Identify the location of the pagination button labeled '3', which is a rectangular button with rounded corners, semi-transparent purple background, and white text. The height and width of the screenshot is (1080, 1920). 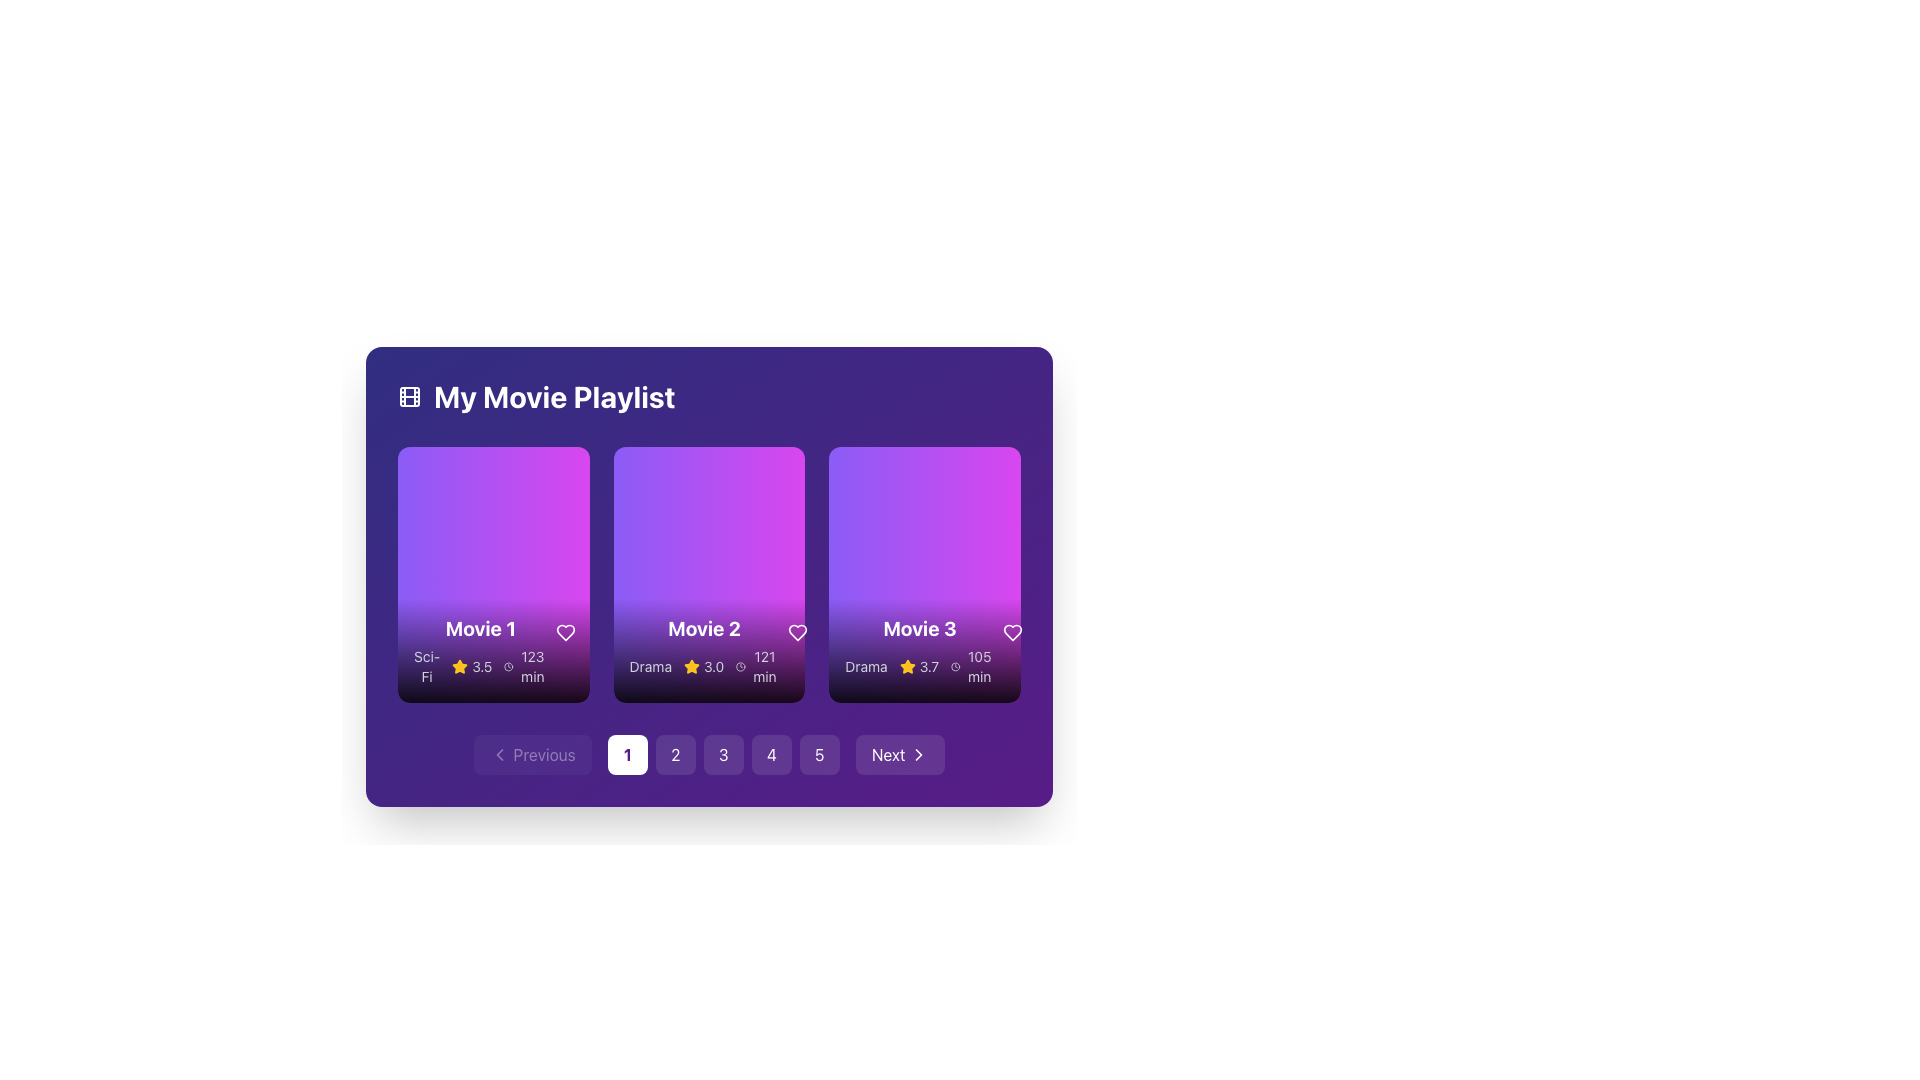
(709, 755).